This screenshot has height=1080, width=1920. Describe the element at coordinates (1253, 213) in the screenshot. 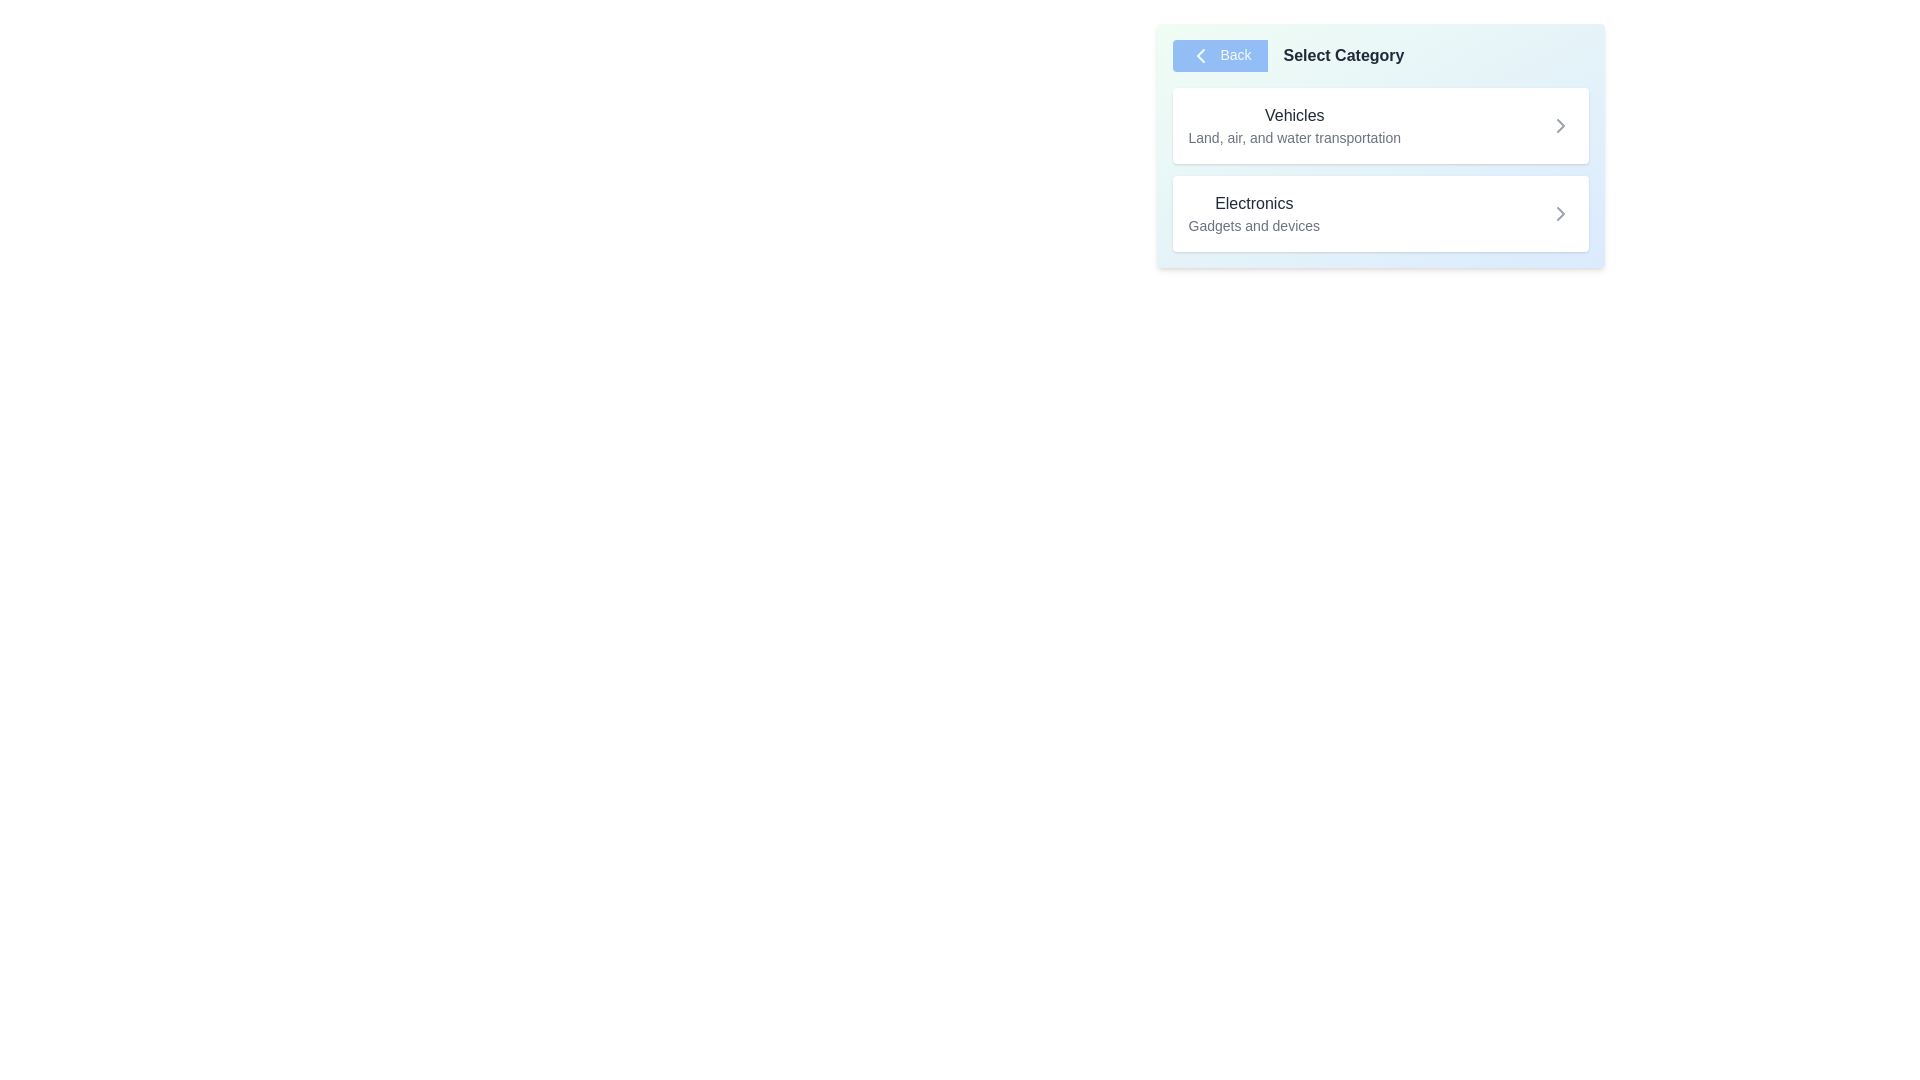

I see `the 'Electronics' category item with heading 'Electronics' and subheading 'Gadgets and devices'` at that location.